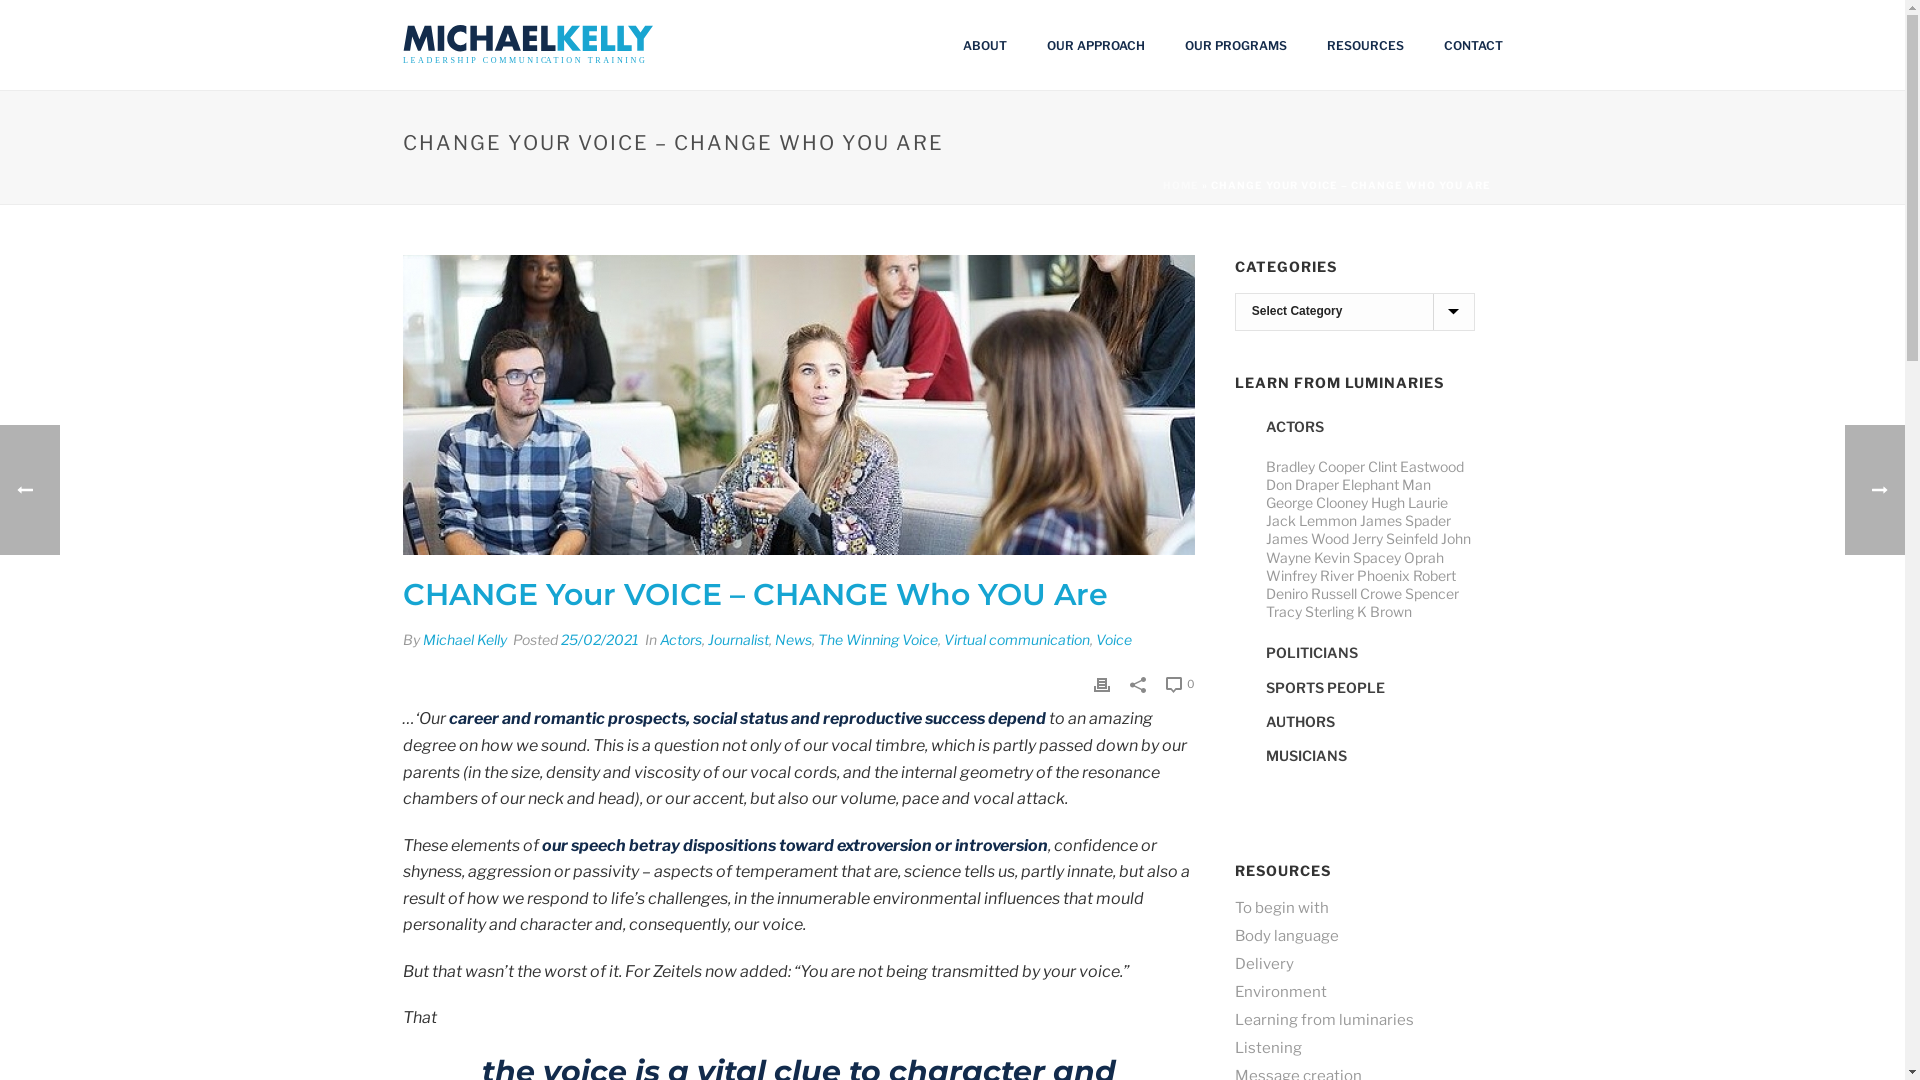 This screenshot has height=1080, width=1920. I want to click on 'Jerry Seinfeld', so click(1394, 537).